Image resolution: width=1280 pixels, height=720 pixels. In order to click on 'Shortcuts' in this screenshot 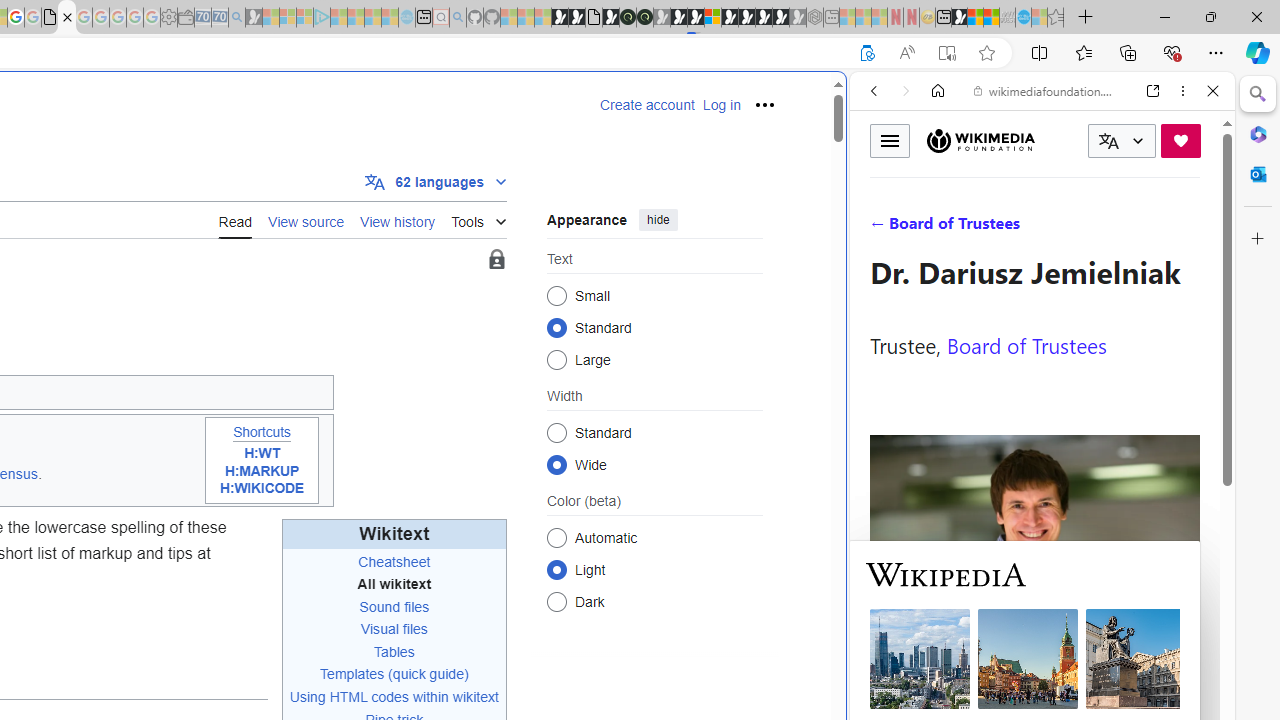, I will do `click(260, 431)`.